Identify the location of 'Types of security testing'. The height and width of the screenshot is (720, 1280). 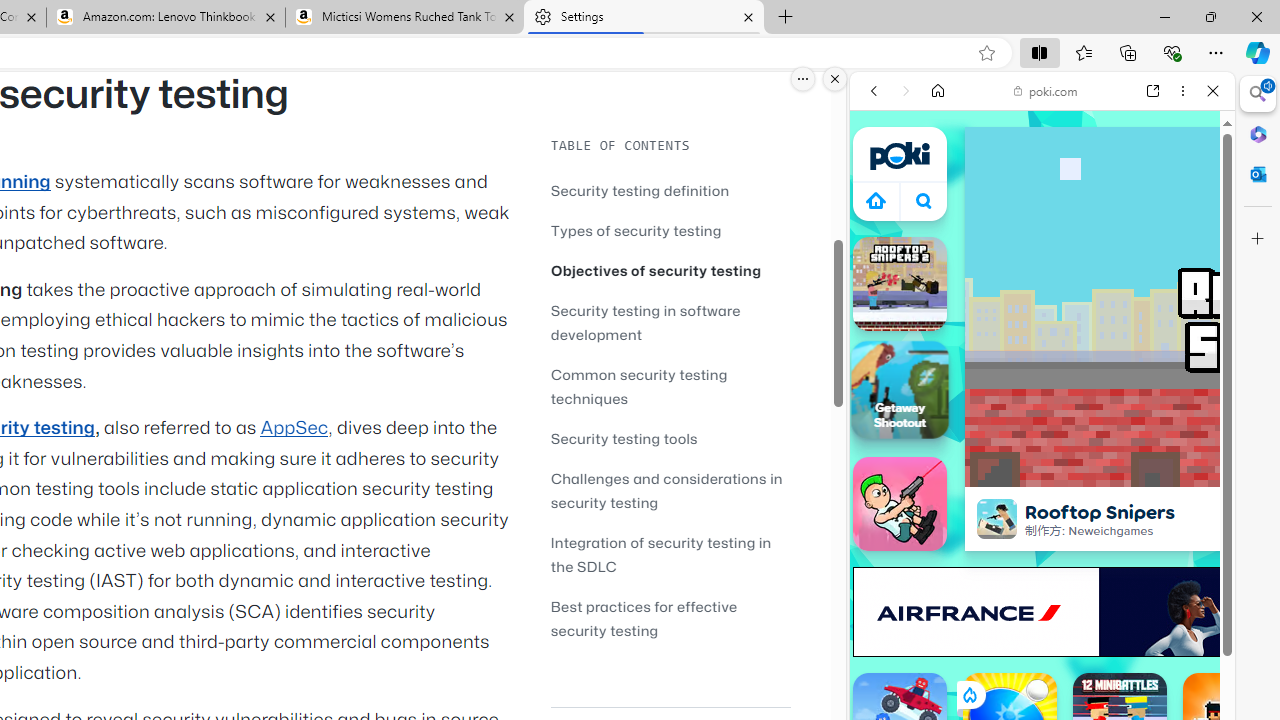
(670, 229).